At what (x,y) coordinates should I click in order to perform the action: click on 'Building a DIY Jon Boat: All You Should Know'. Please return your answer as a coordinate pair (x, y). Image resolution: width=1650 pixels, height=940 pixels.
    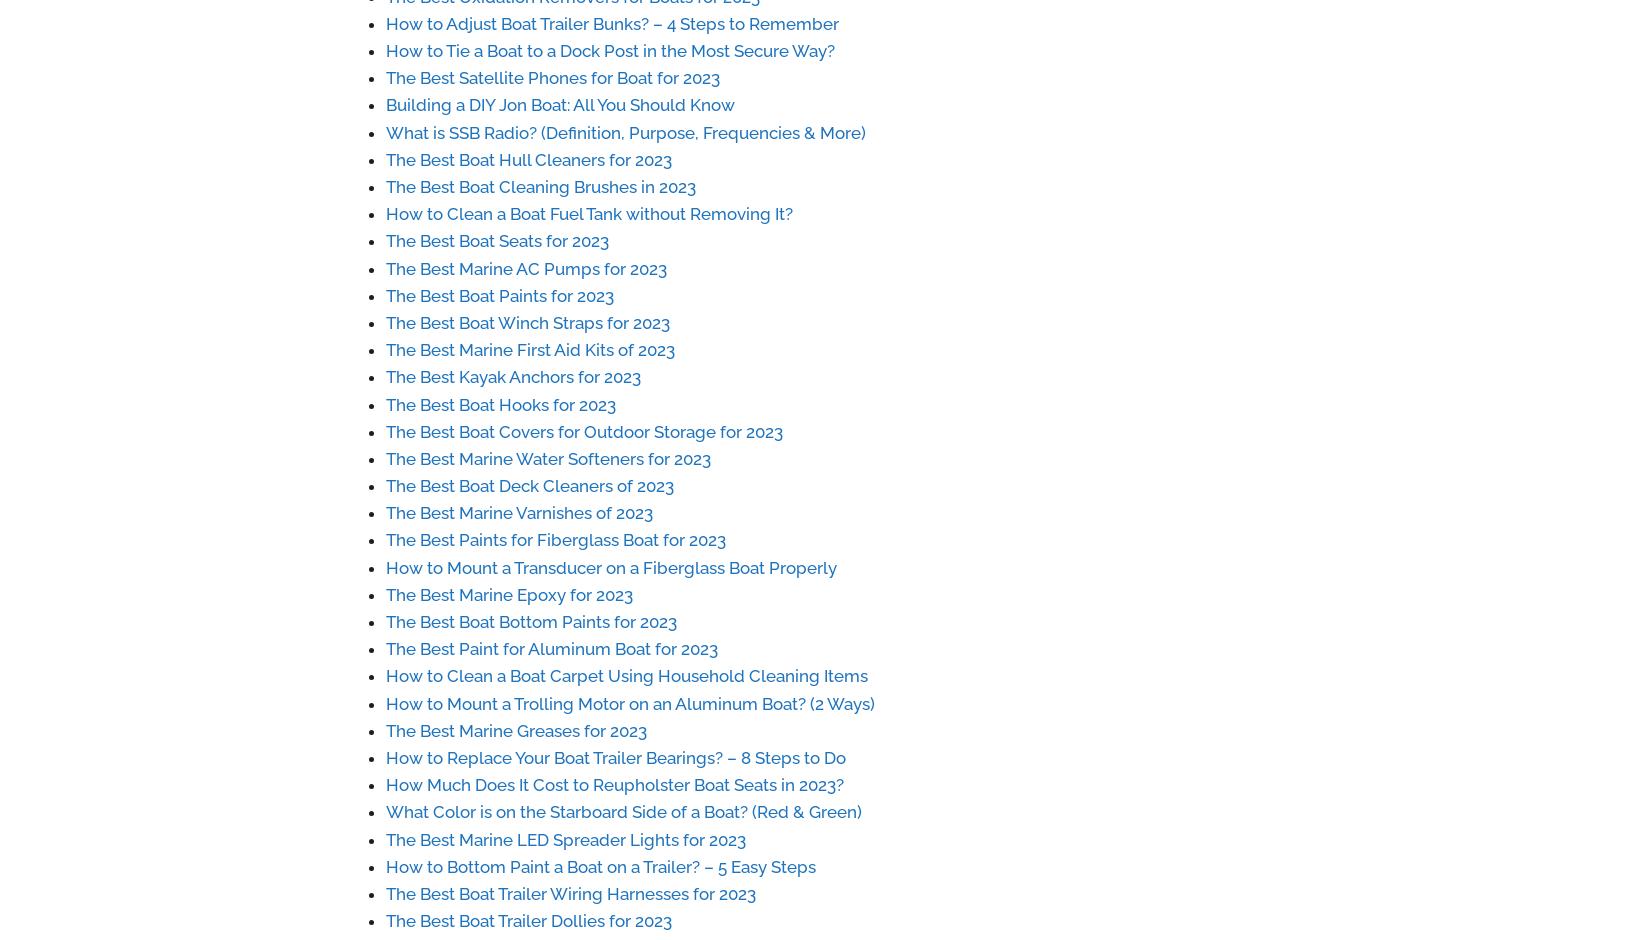
    Looking at the image, I should click on (559, 104).